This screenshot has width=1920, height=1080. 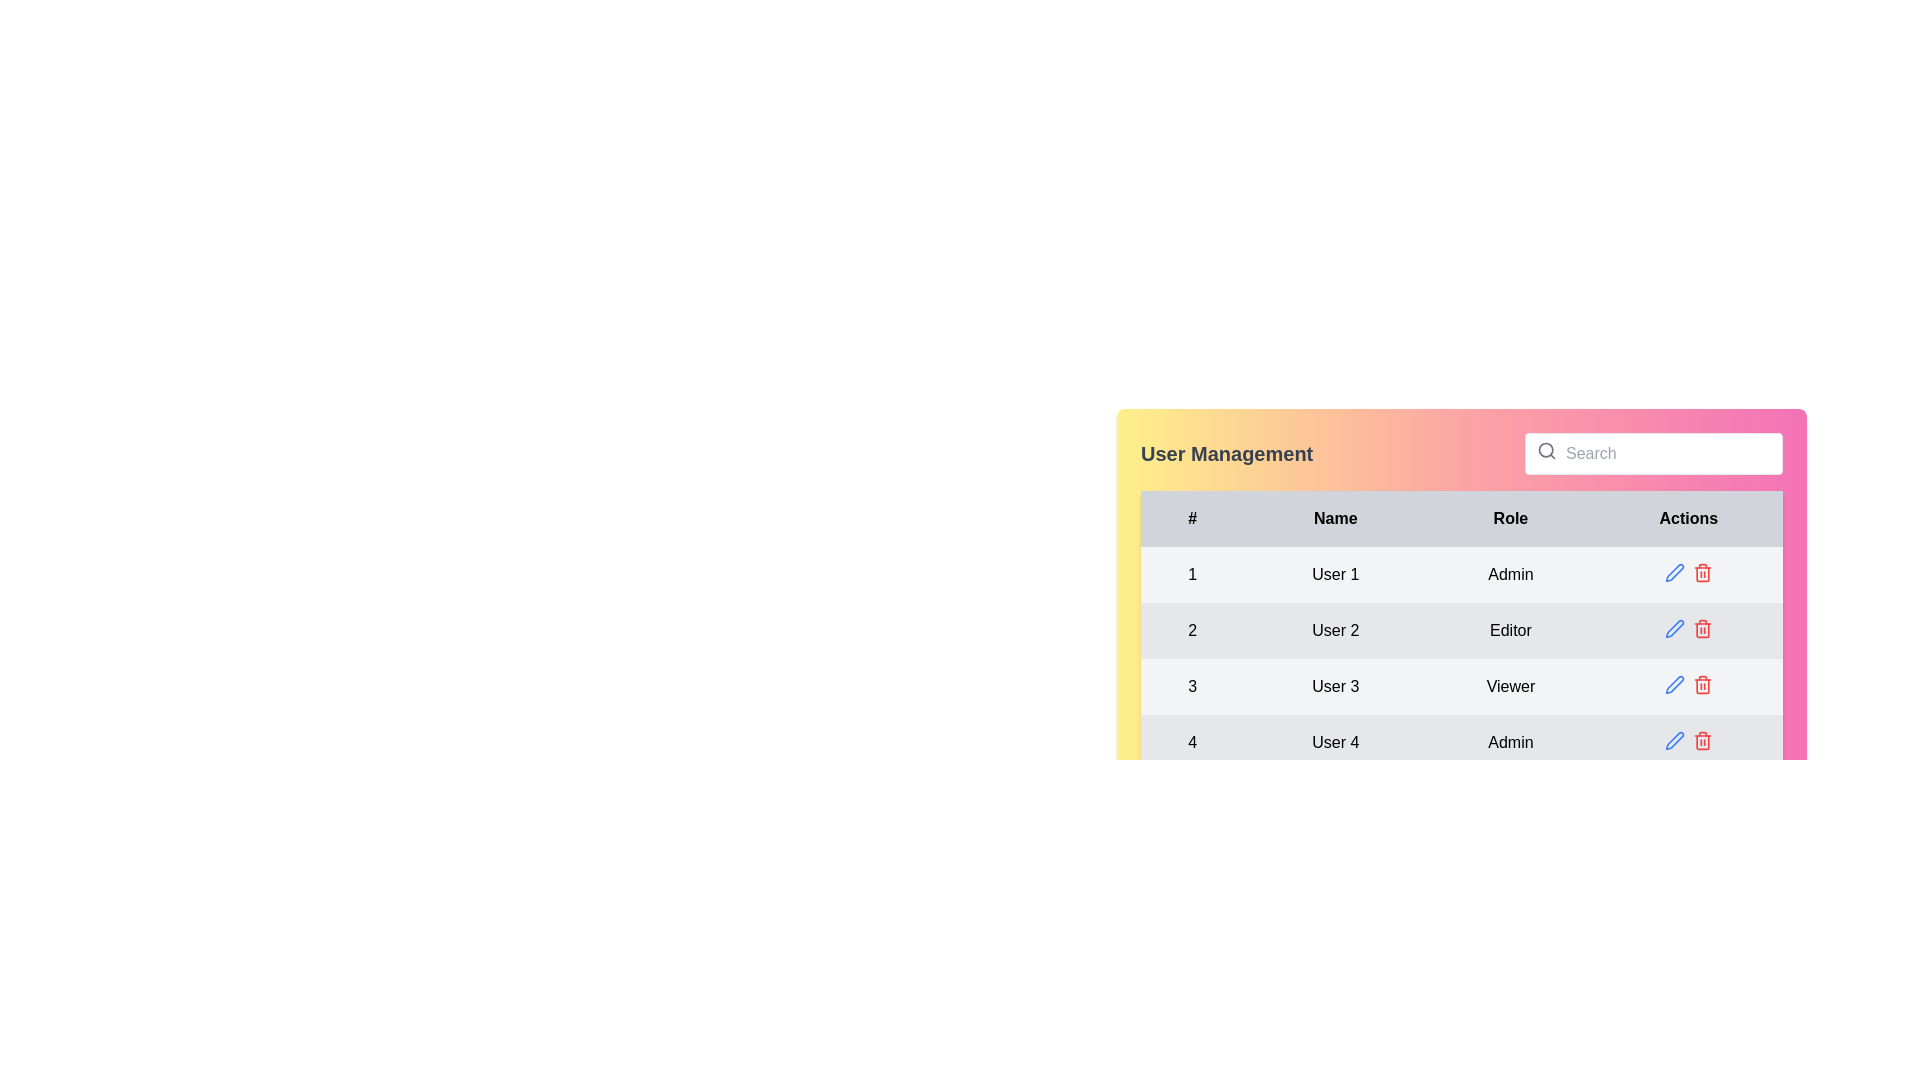 I want to click on text label indicating the role of the user as 'Editor' located in the 'Role' column of the second row of the table, so click(x=1510, y=631).